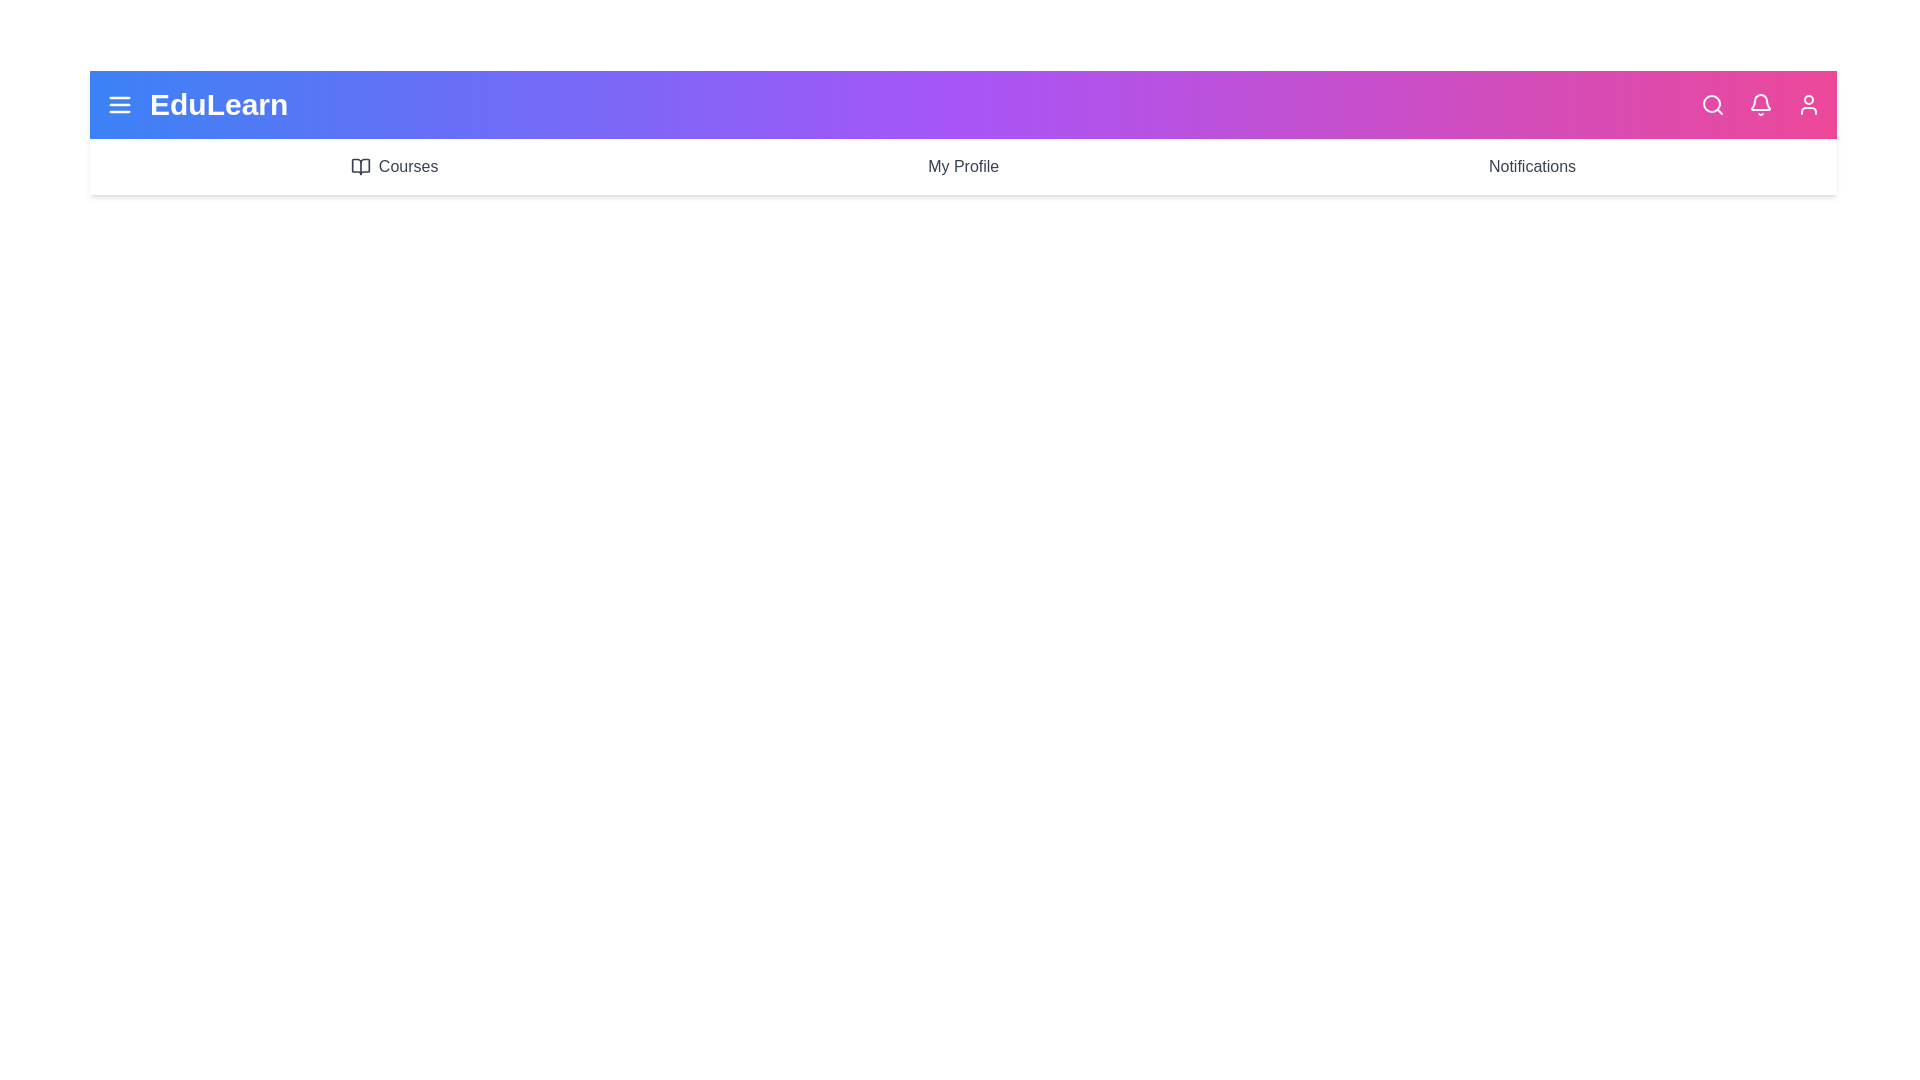 The height and width of the screenshot is (1080, 1920). What do you see at coordinates (1761, 104) in the screenshot?
I see `the bell icon to observe its hover effect` at bounding box center [1761, 104].